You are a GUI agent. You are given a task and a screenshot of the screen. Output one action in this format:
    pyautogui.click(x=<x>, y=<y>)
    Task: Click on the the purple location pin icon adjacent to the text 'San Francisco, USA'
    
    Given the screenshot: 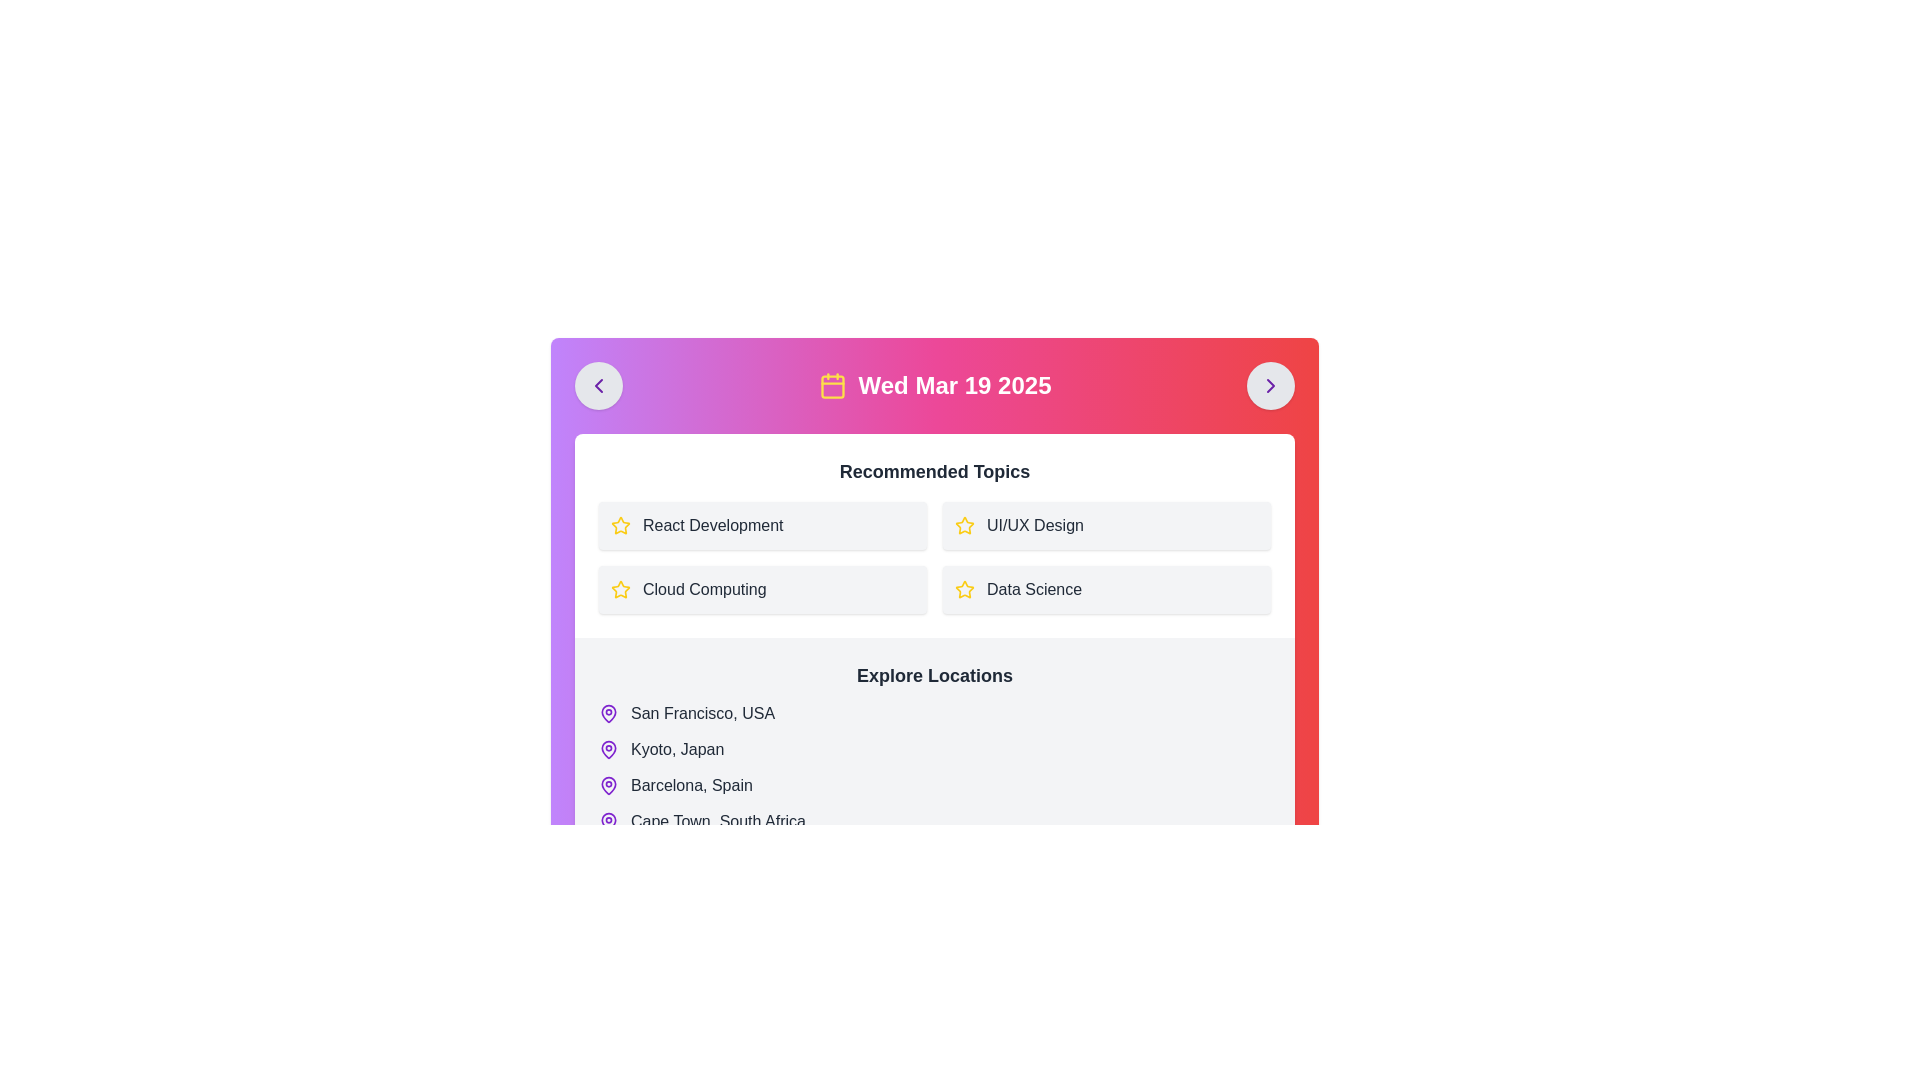 What is the action you would take?
    pyautogui.click(x=608, y=712)
    